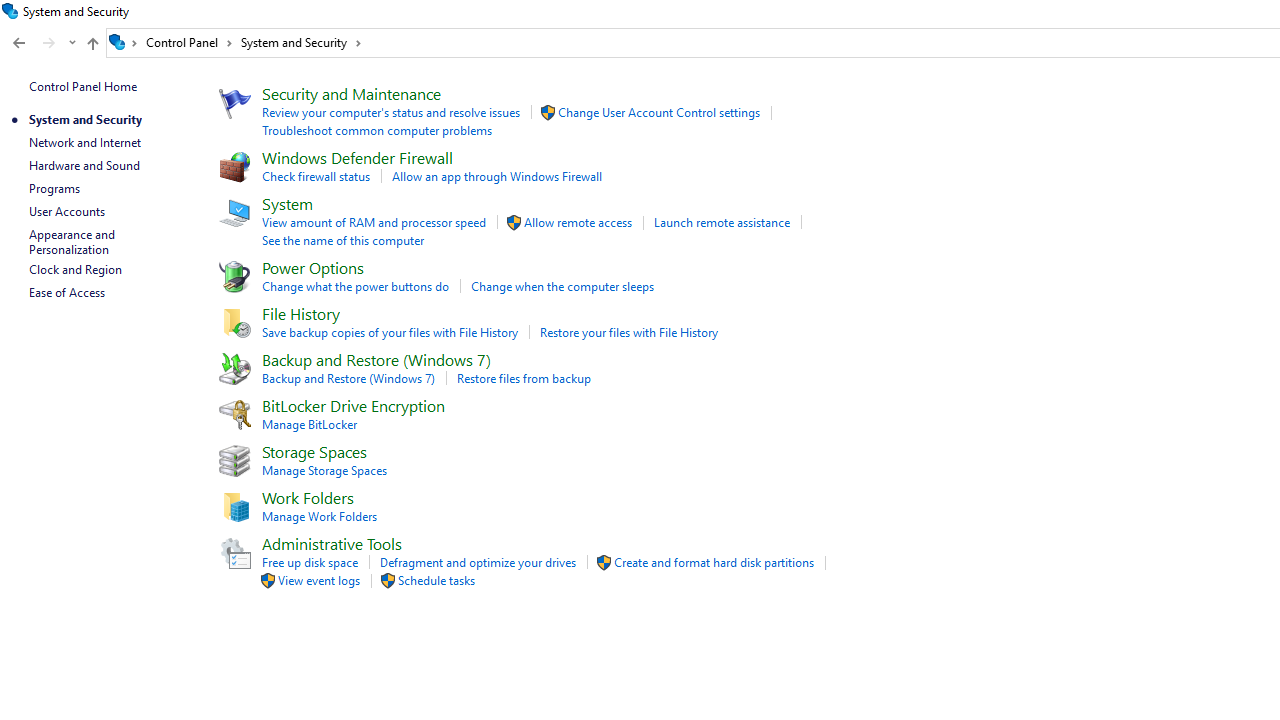 This screenshot has height=720, width=1280. What do you see at coordinates (332, 543) in the screenshot?
I see `'Administrative Tools'` at bounding box center [332, 543].